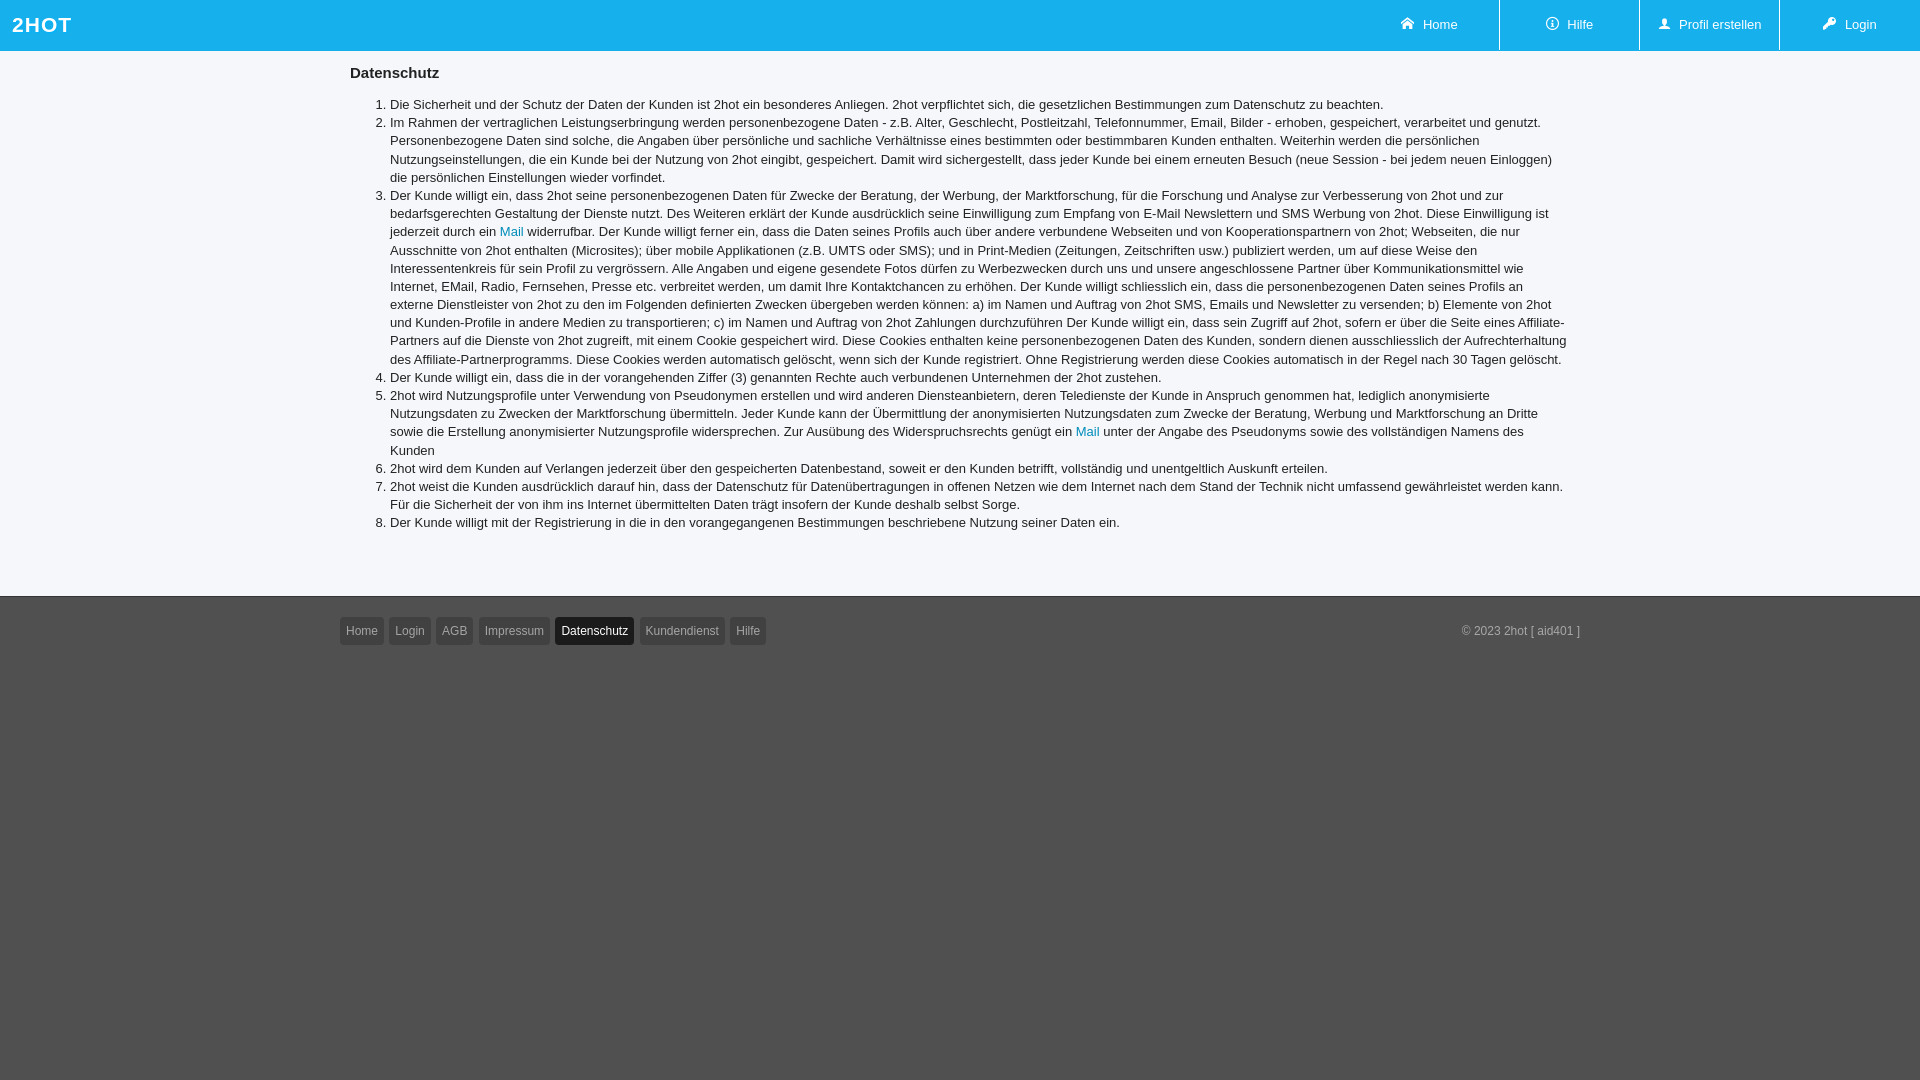 This screenshot has height=1080, width=1920. Describe the element at coordinates (0, 24) in the screenshot. I see `'2HOT'` at that location.